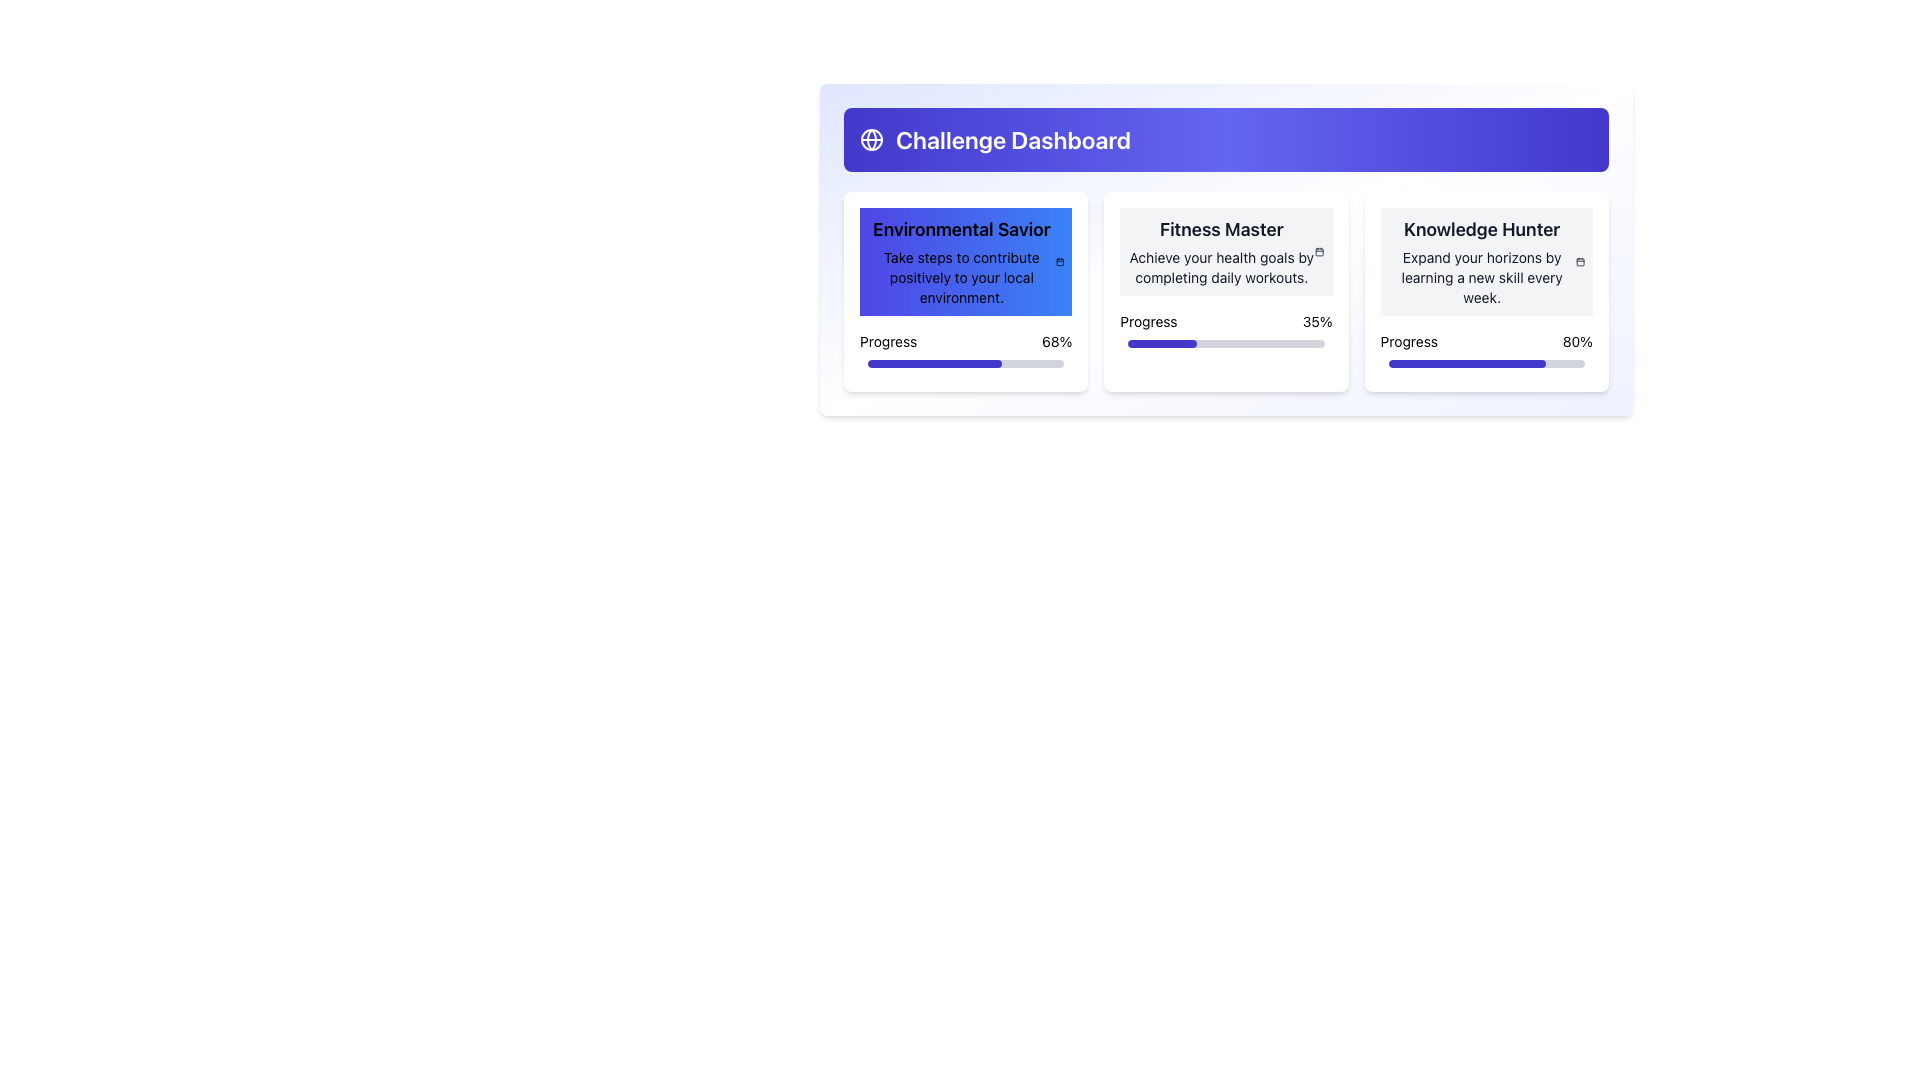  I want to click on title and details of the 'Environmental Savior' card, which is the first card in a set of three, featuring a white background, rounded corners, and a progress bar indicating 'Progress 68%', so click(966, 292).